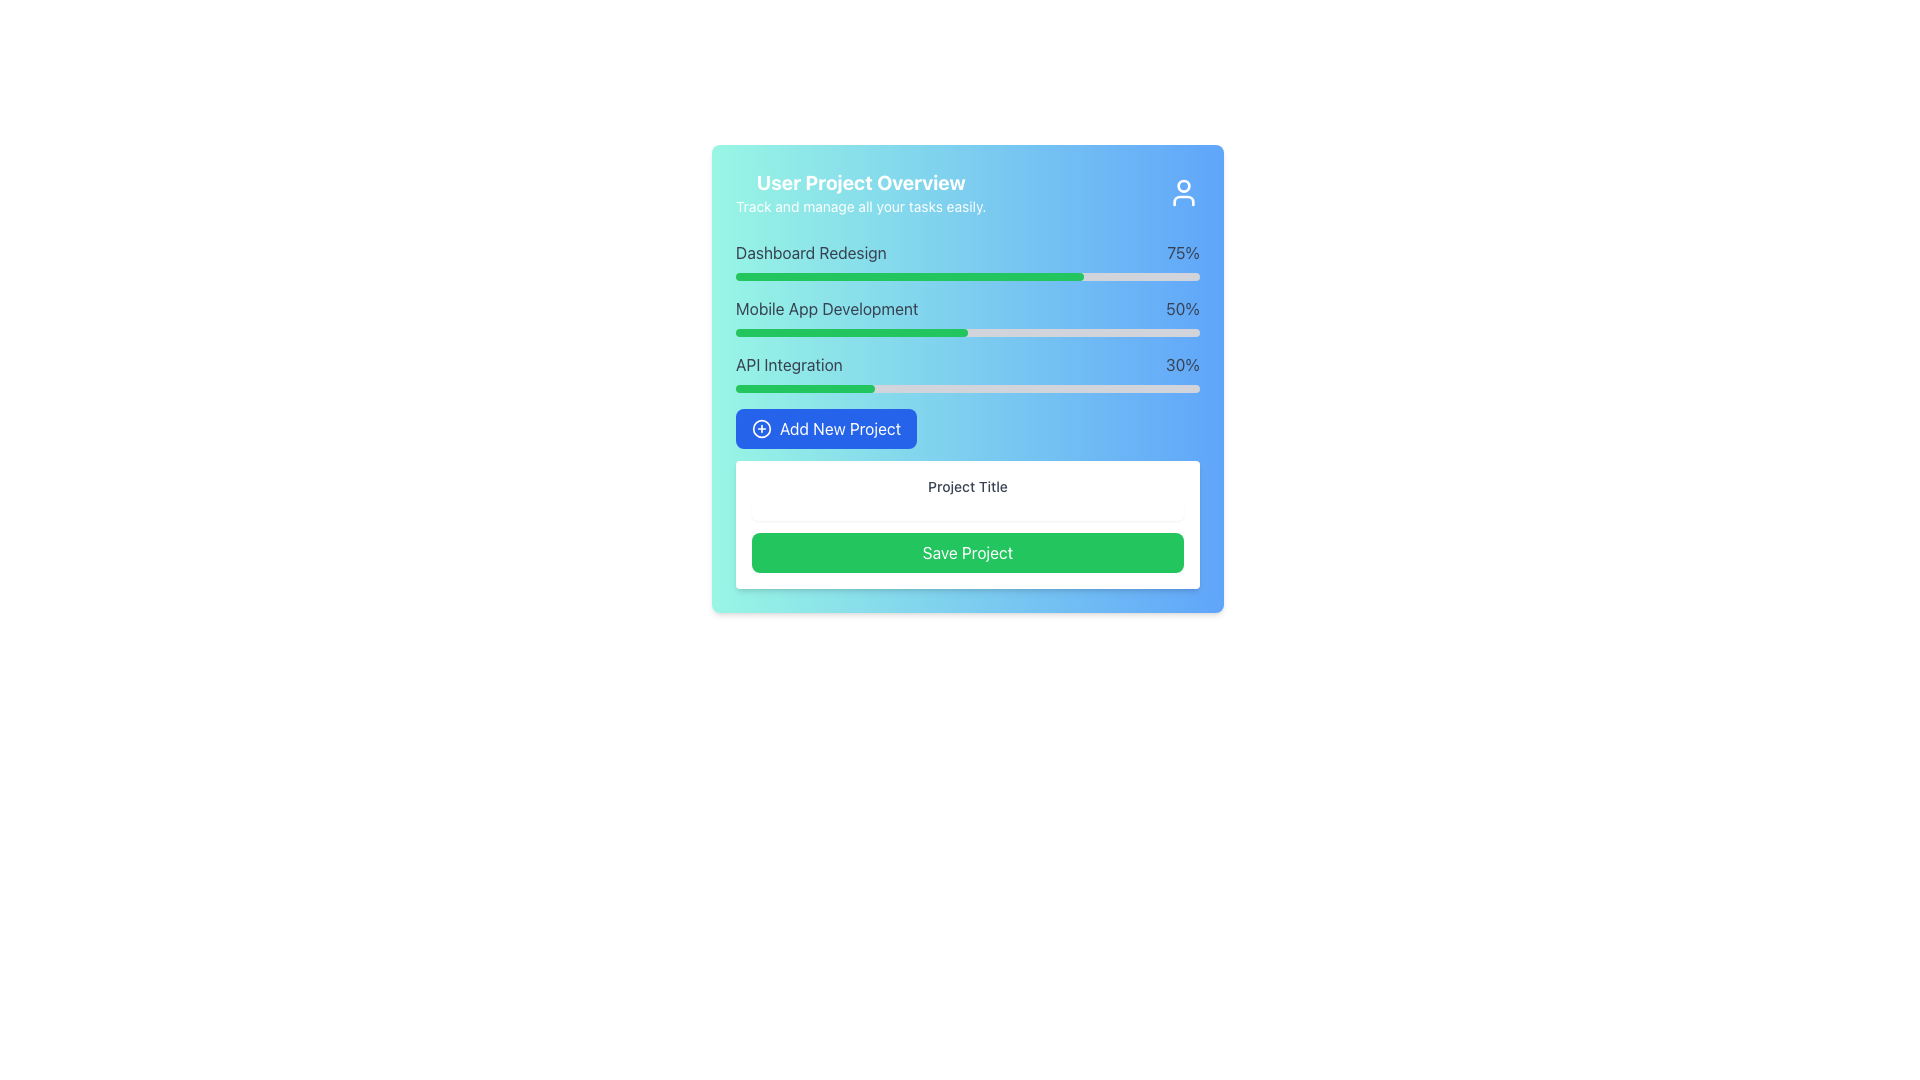 The height and width of the screenshot is (1080, 1920). Describe the element at coordinates (968, 260) in the screenshot. I see `the progress bar labeled 'Dashboard Redesign' that indicates 75% completion, which is the first entry in the vertical list under 'User Project Overview'` at that location.